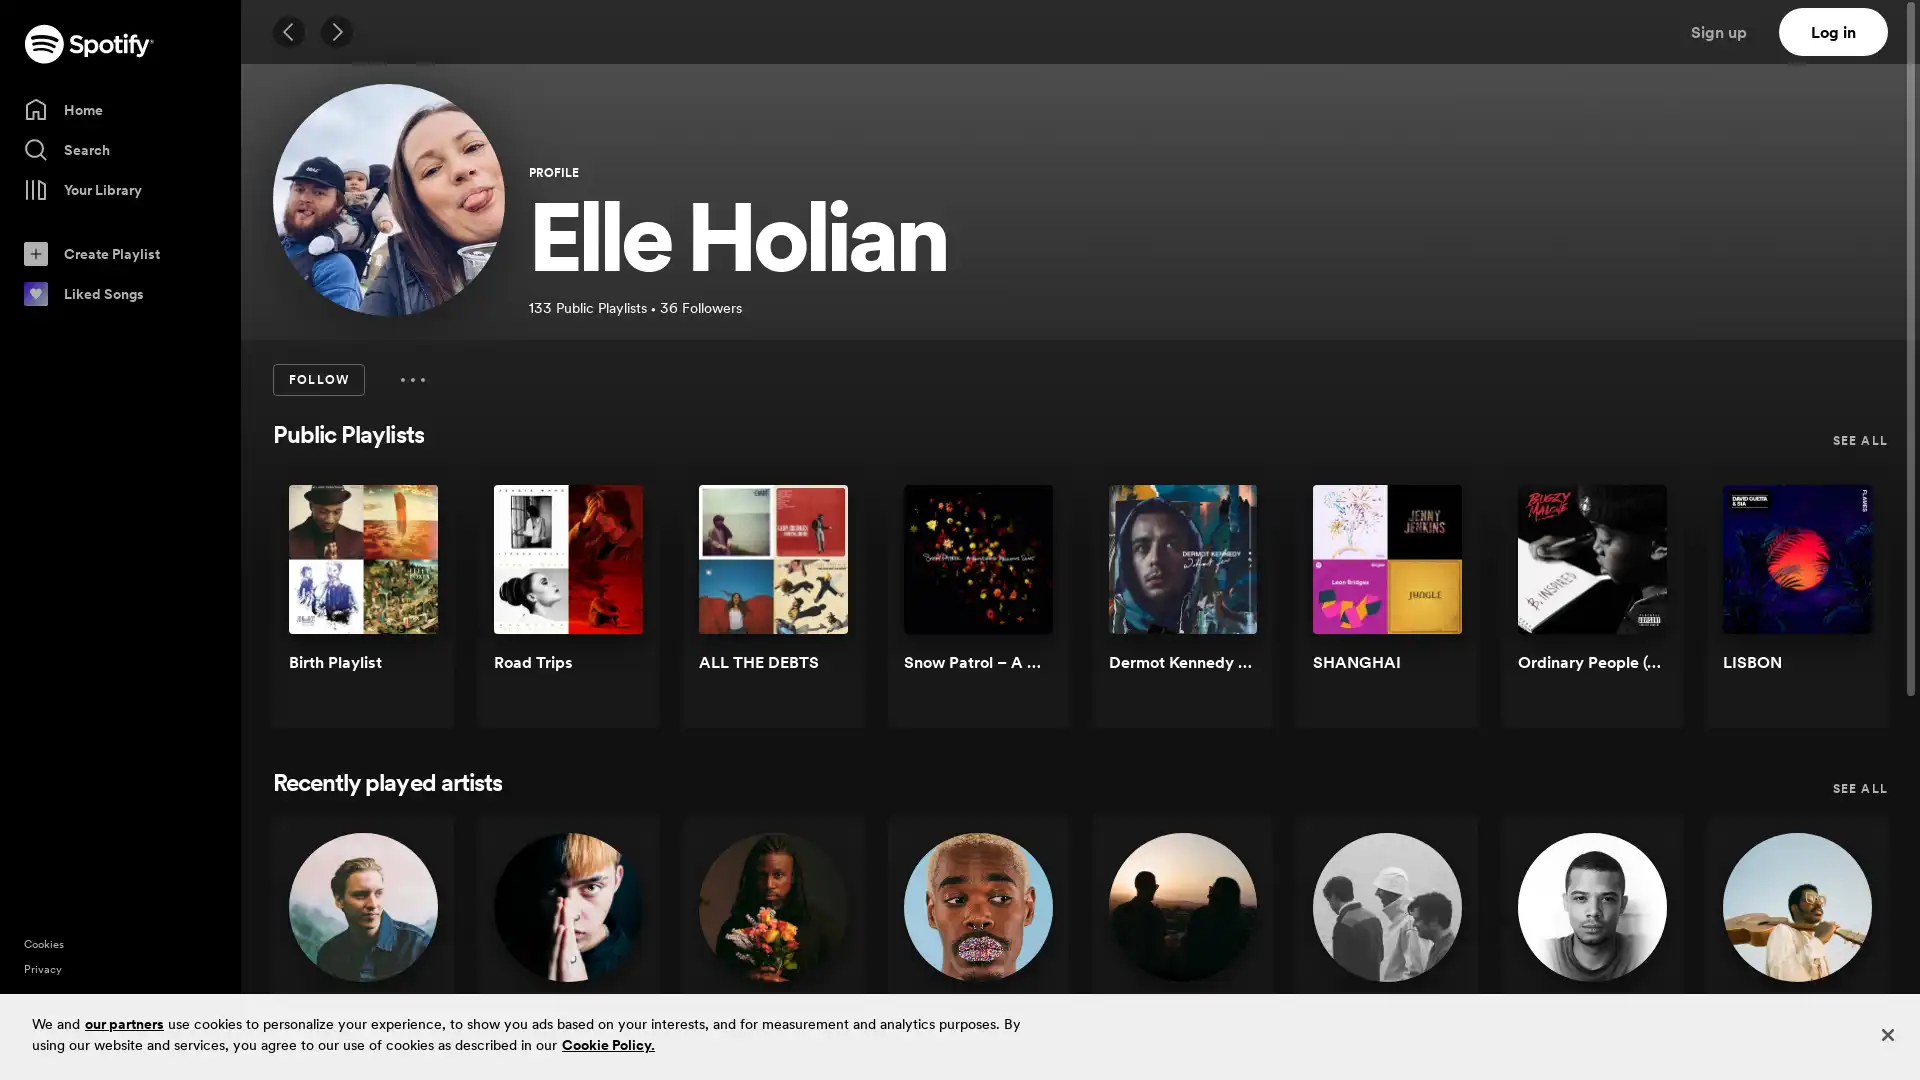 The height and width of the screenshot is (1080, 1920). Describe the element at coordinates (1839, 608) in the screenshot. I see `Play LISBON` at that location.